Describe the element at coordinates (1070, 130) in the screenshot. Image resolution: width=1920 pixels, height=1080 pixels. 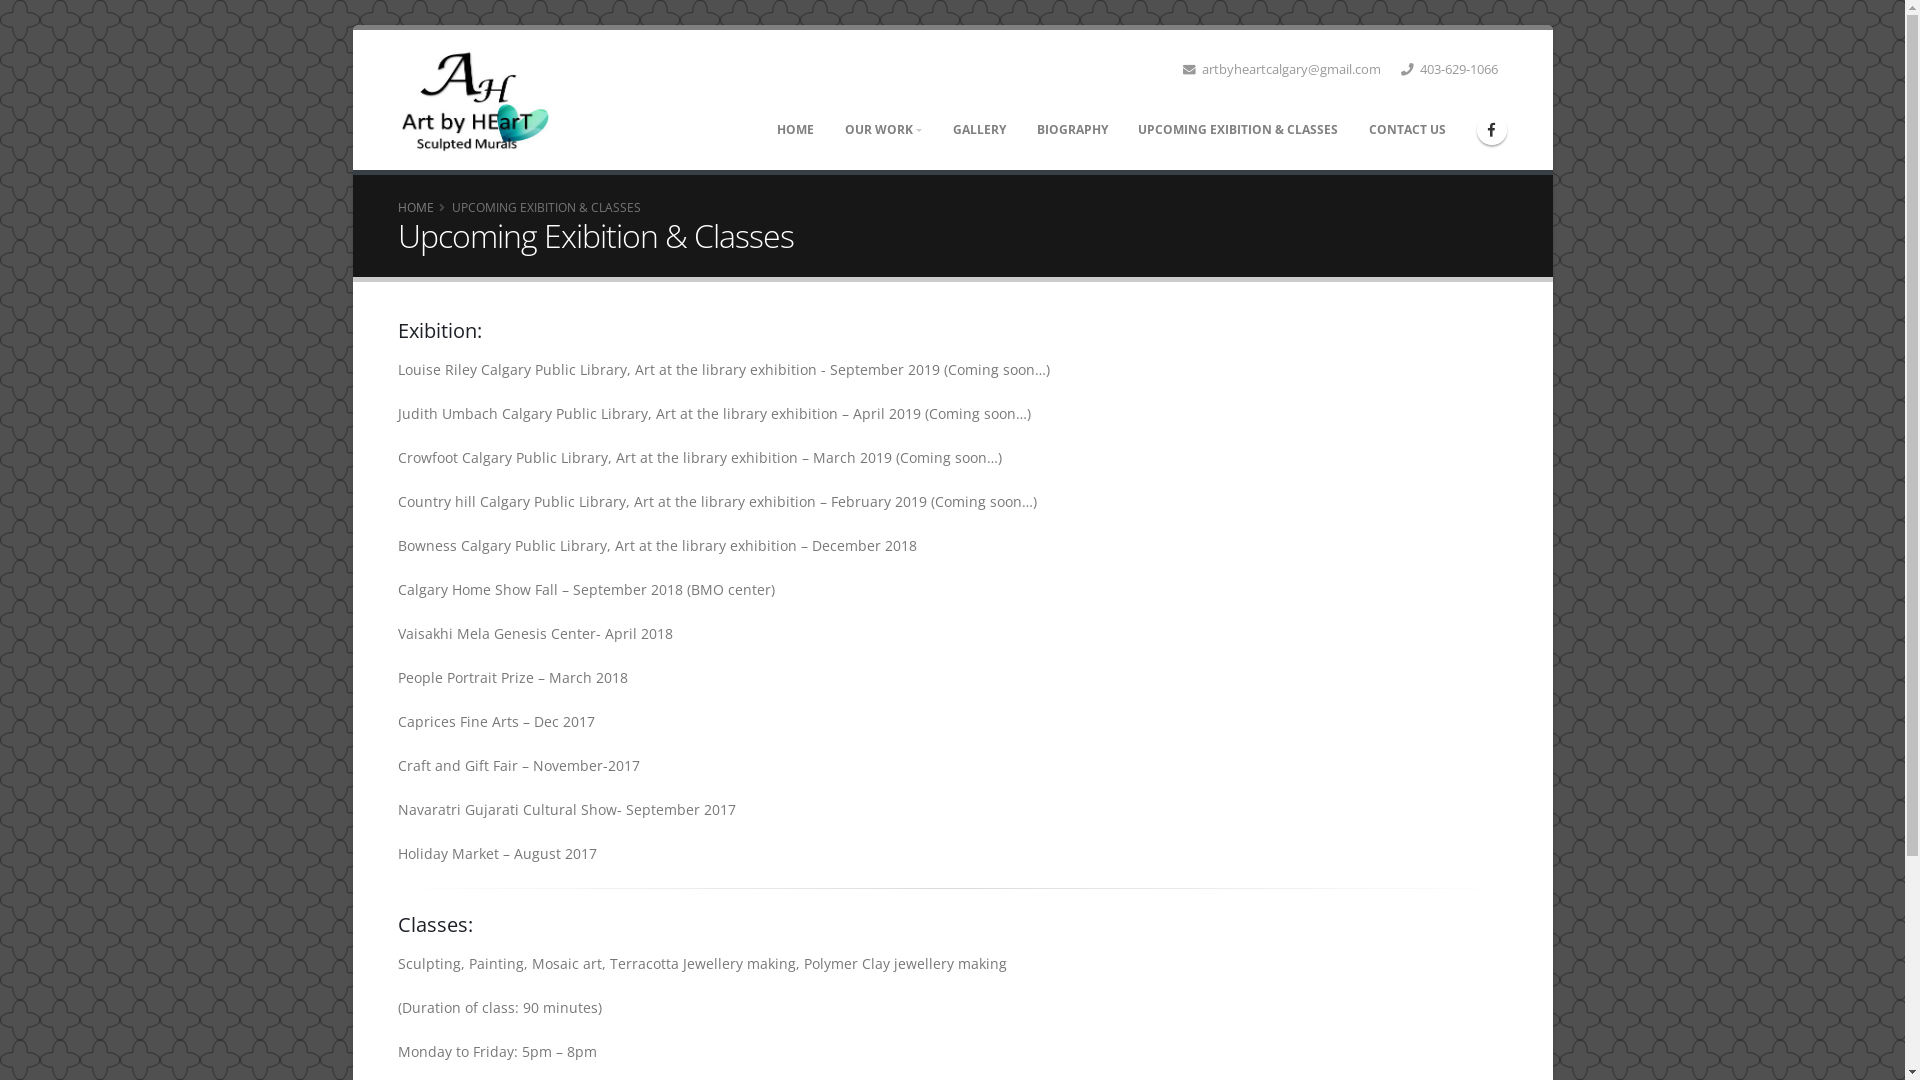
I see `'BIOGRAPHY'` at that location.